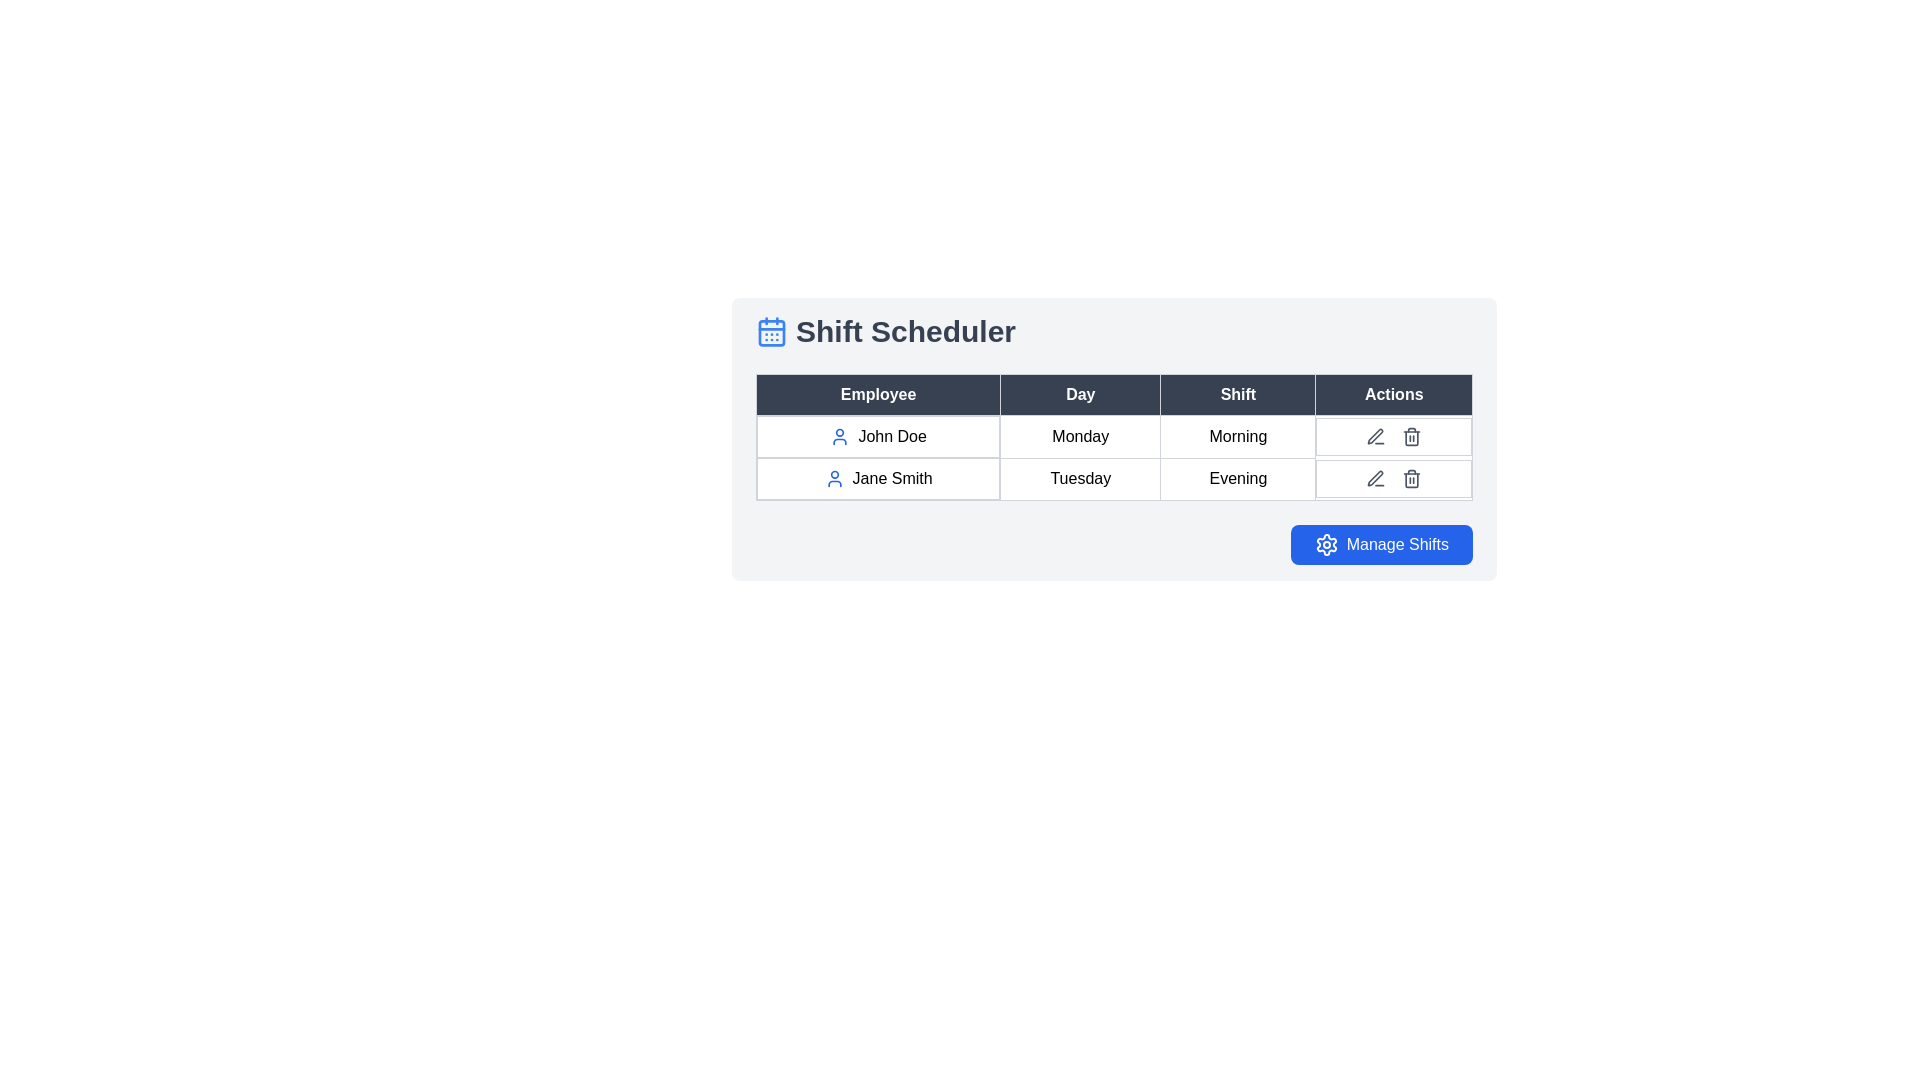 The image size is (1920, 1080). What do you see at coordinates (1411, 435) in the screenshot?
I see `the delete button, which is the second icon` at bounding box center [1411, 435].